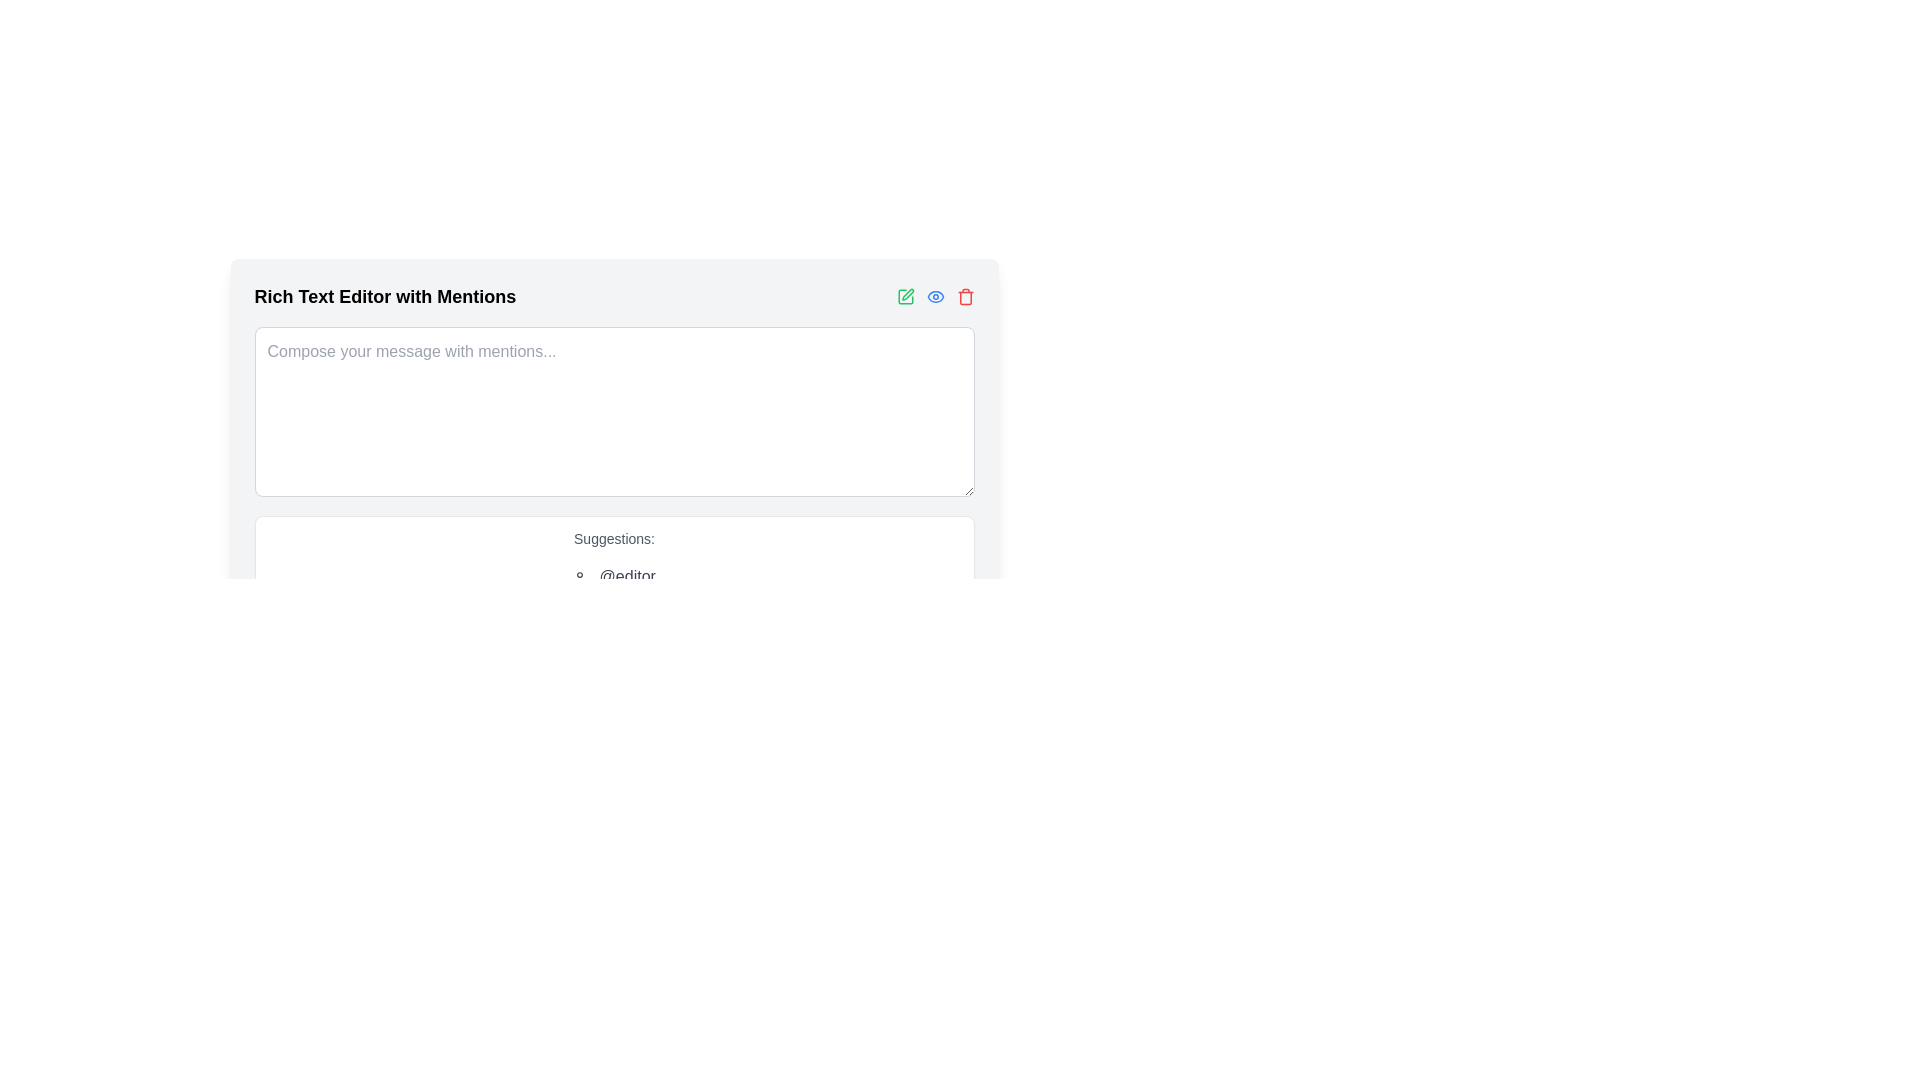 The height and width of the screenshot is (1080, 1920). Describe the element at coordinates (904, 297) in the screenshot. I see `the edit button located in the top-right corner of the text editor interface` at that location.